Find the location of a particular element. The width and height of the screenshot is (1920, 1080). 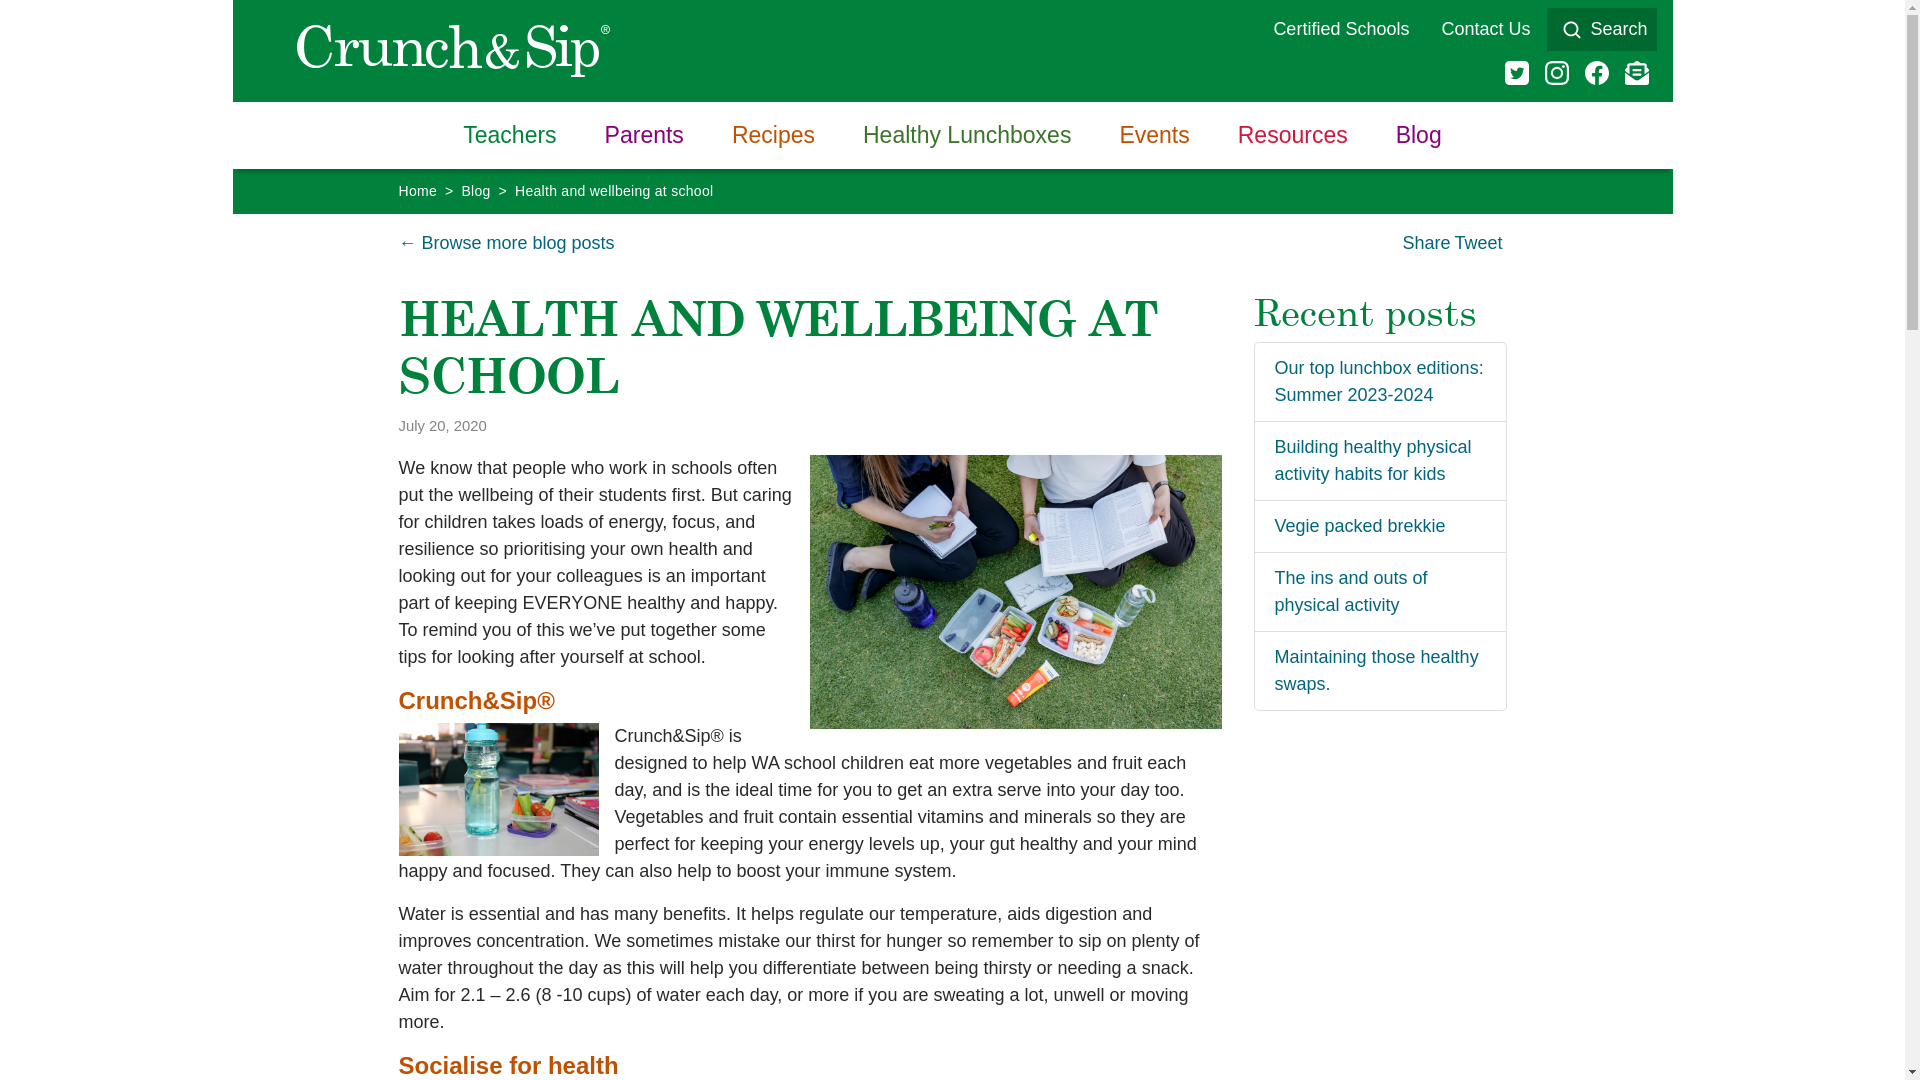

'Share' is located at coordinates (1424, 242).